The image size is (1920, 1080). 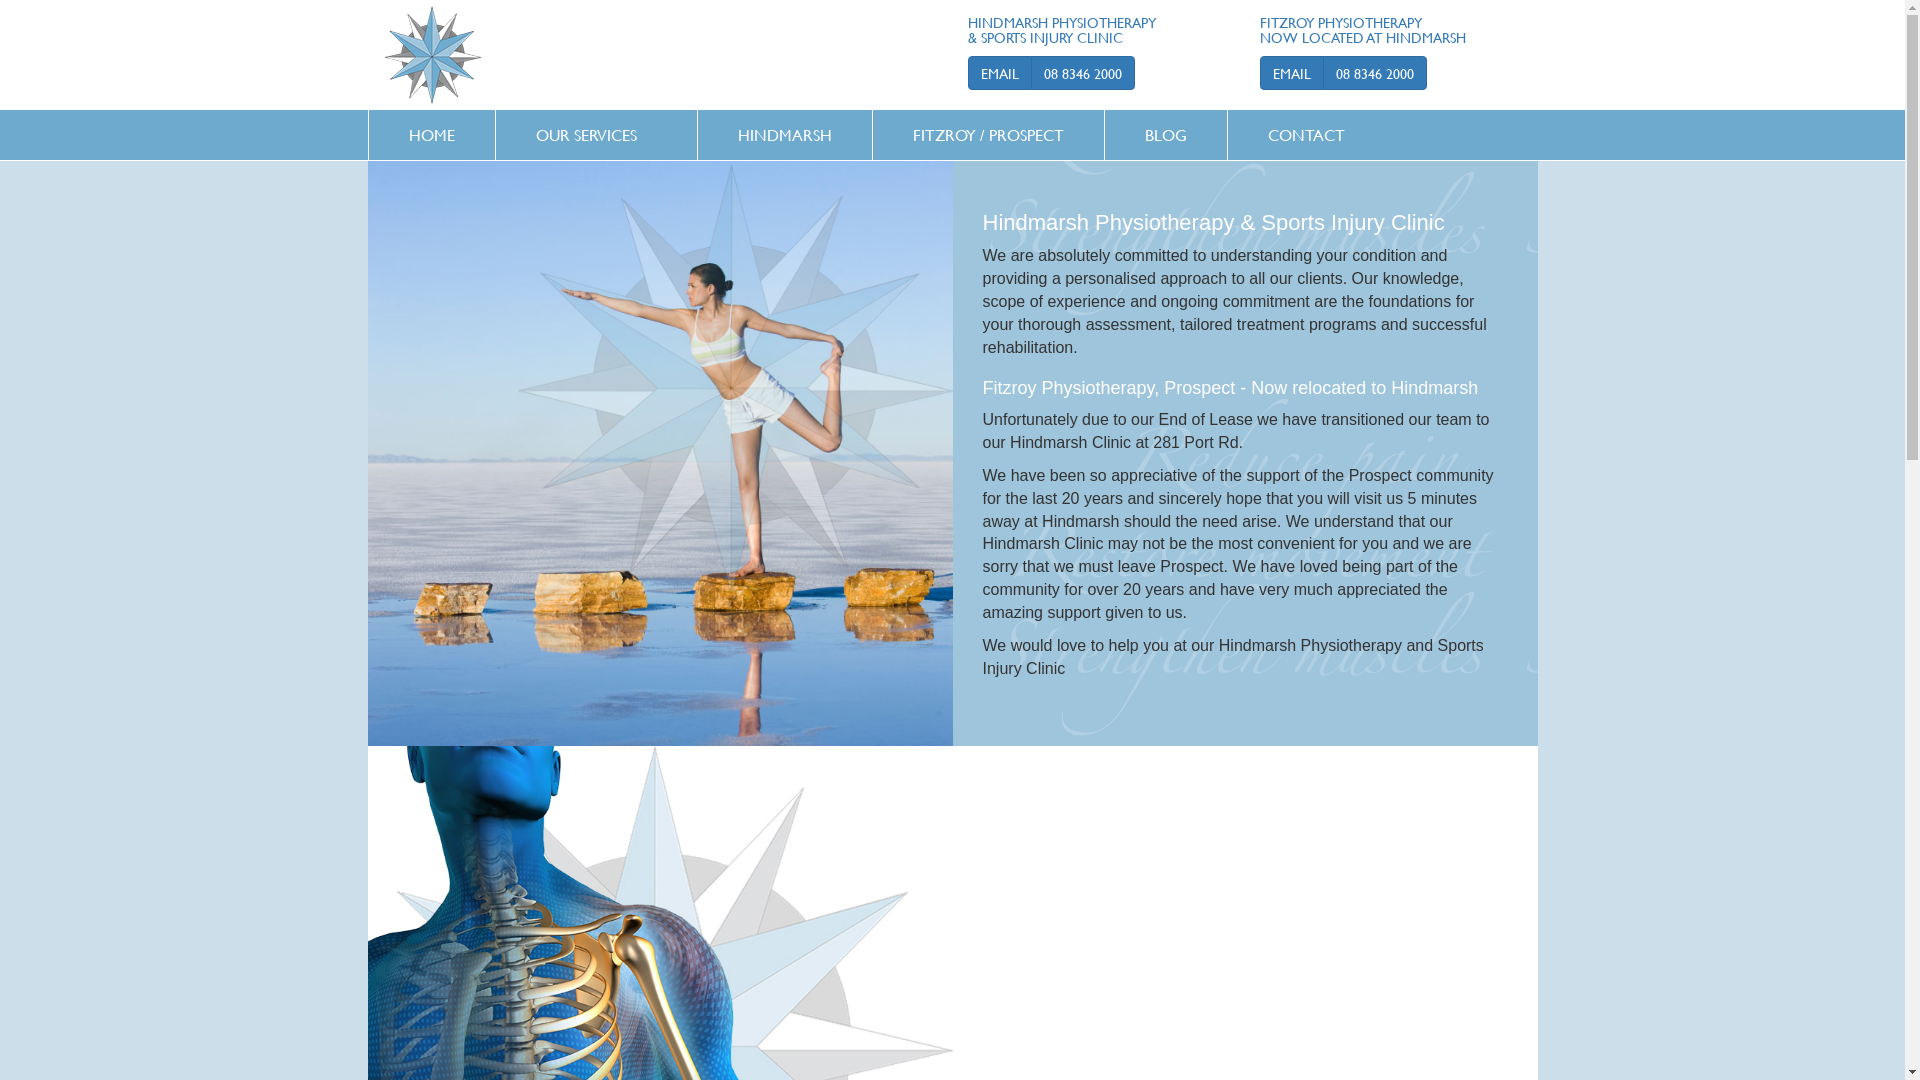 I want to click on 'CONTACT', so click(x=1256, y=135).